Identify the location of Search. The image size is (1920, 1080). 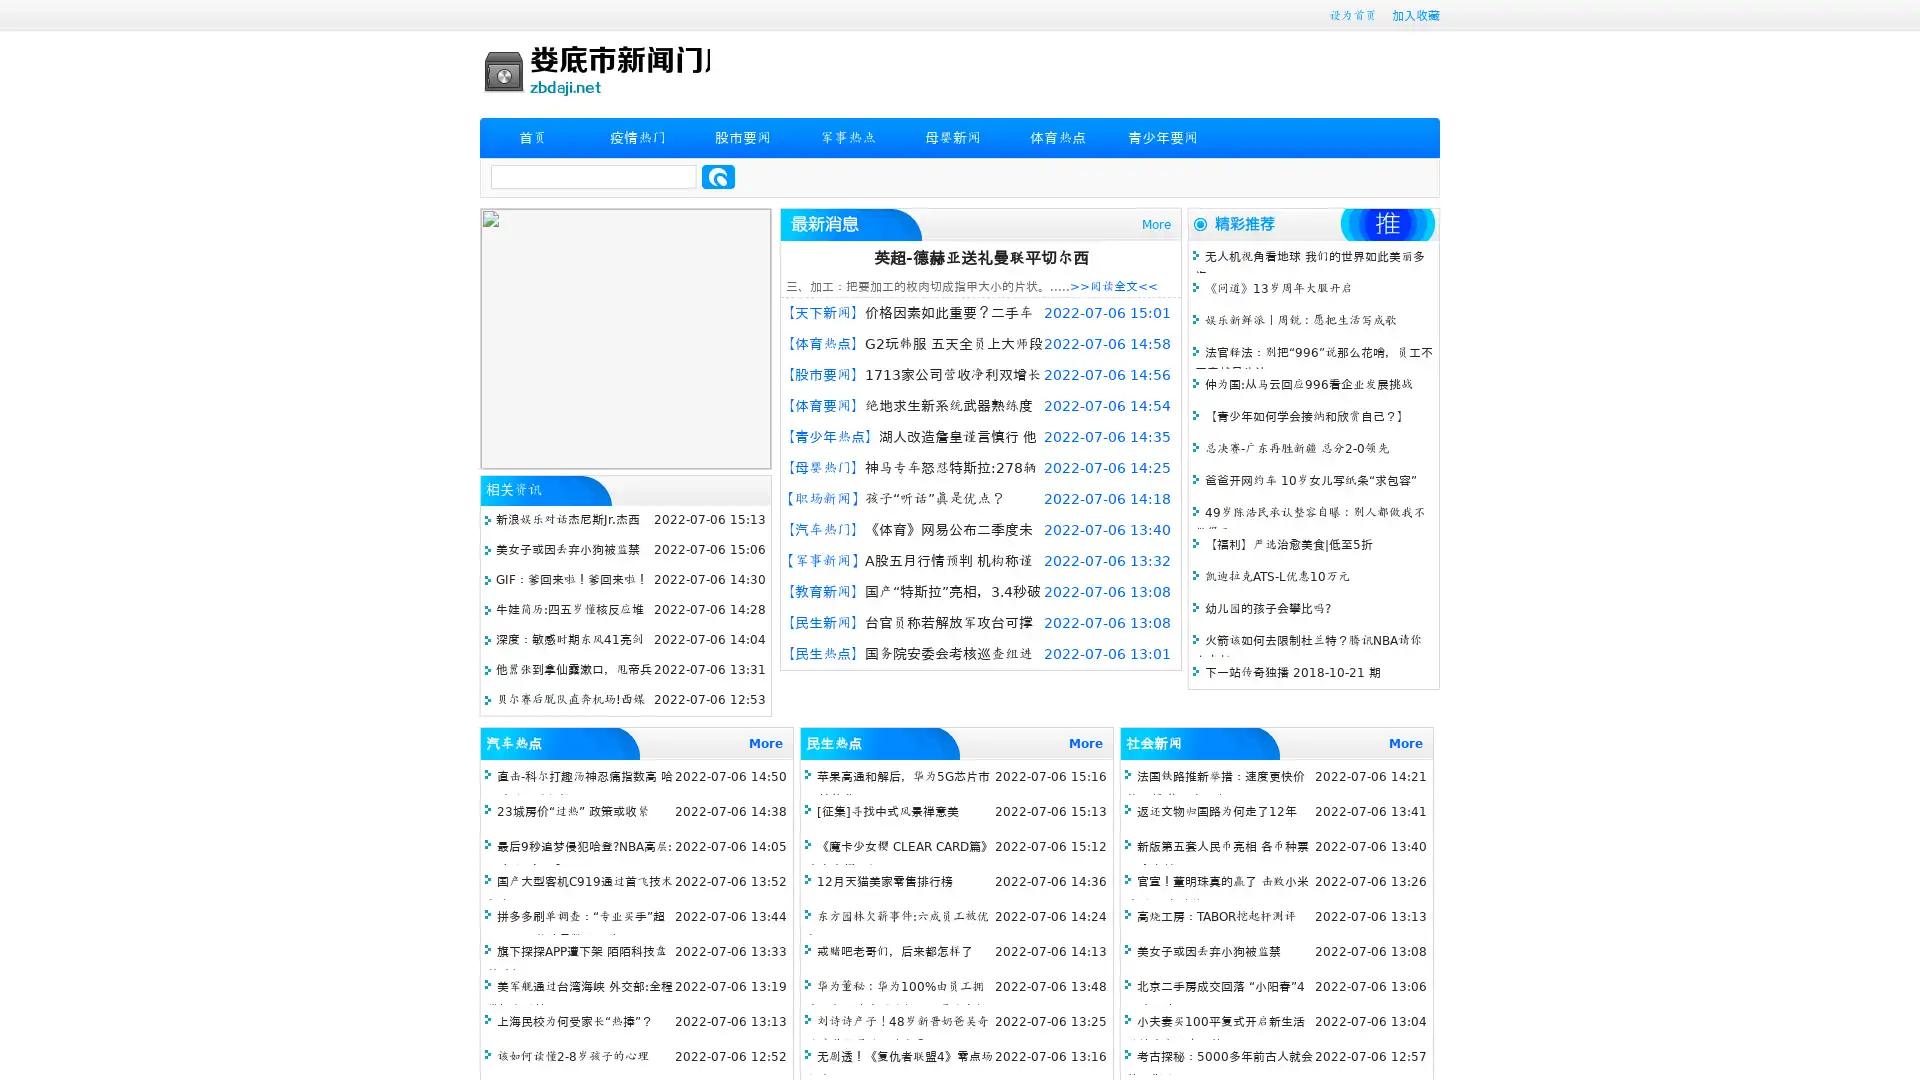
(718, 176).